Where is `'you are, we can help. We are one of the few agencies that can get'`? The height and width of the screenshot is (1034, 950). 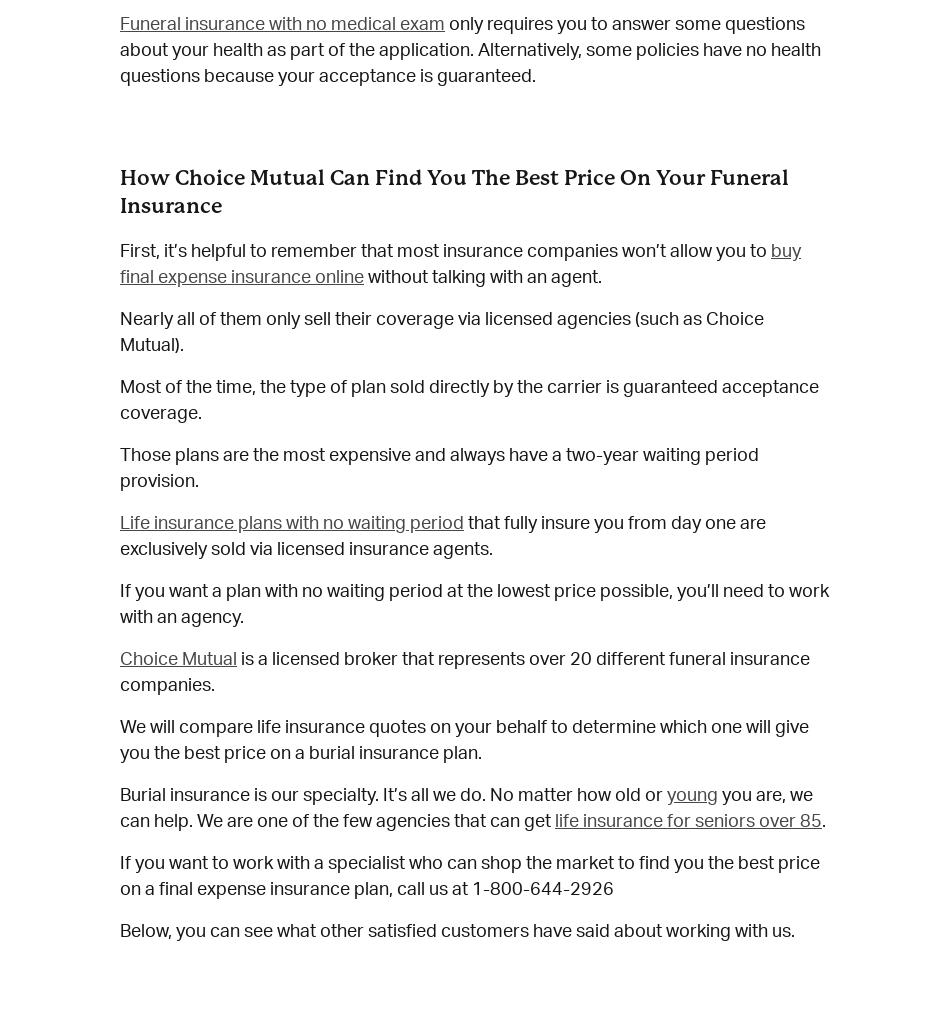 'you are, we can help. We are one of the few agencies that can get' is located at coordinates (465, 808).